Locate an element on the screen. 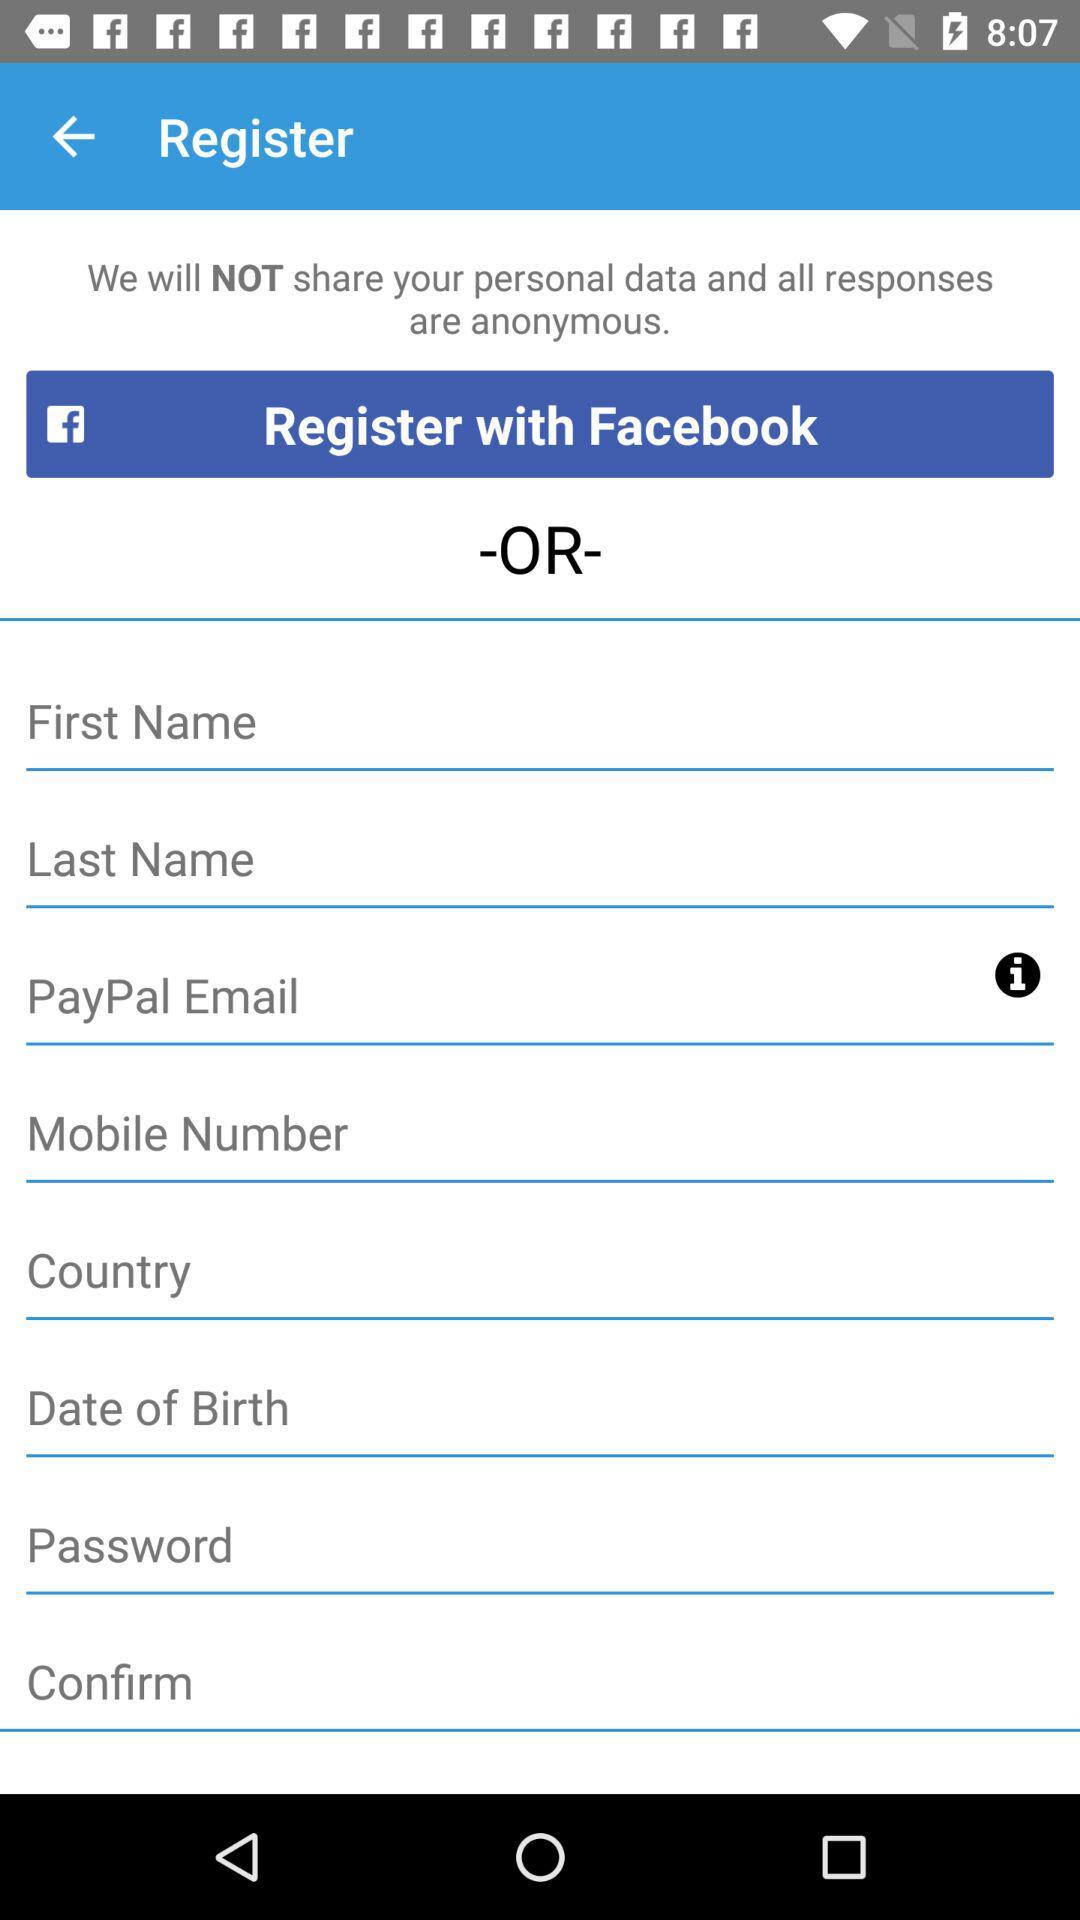  country is located at coordinates (540, 1270).